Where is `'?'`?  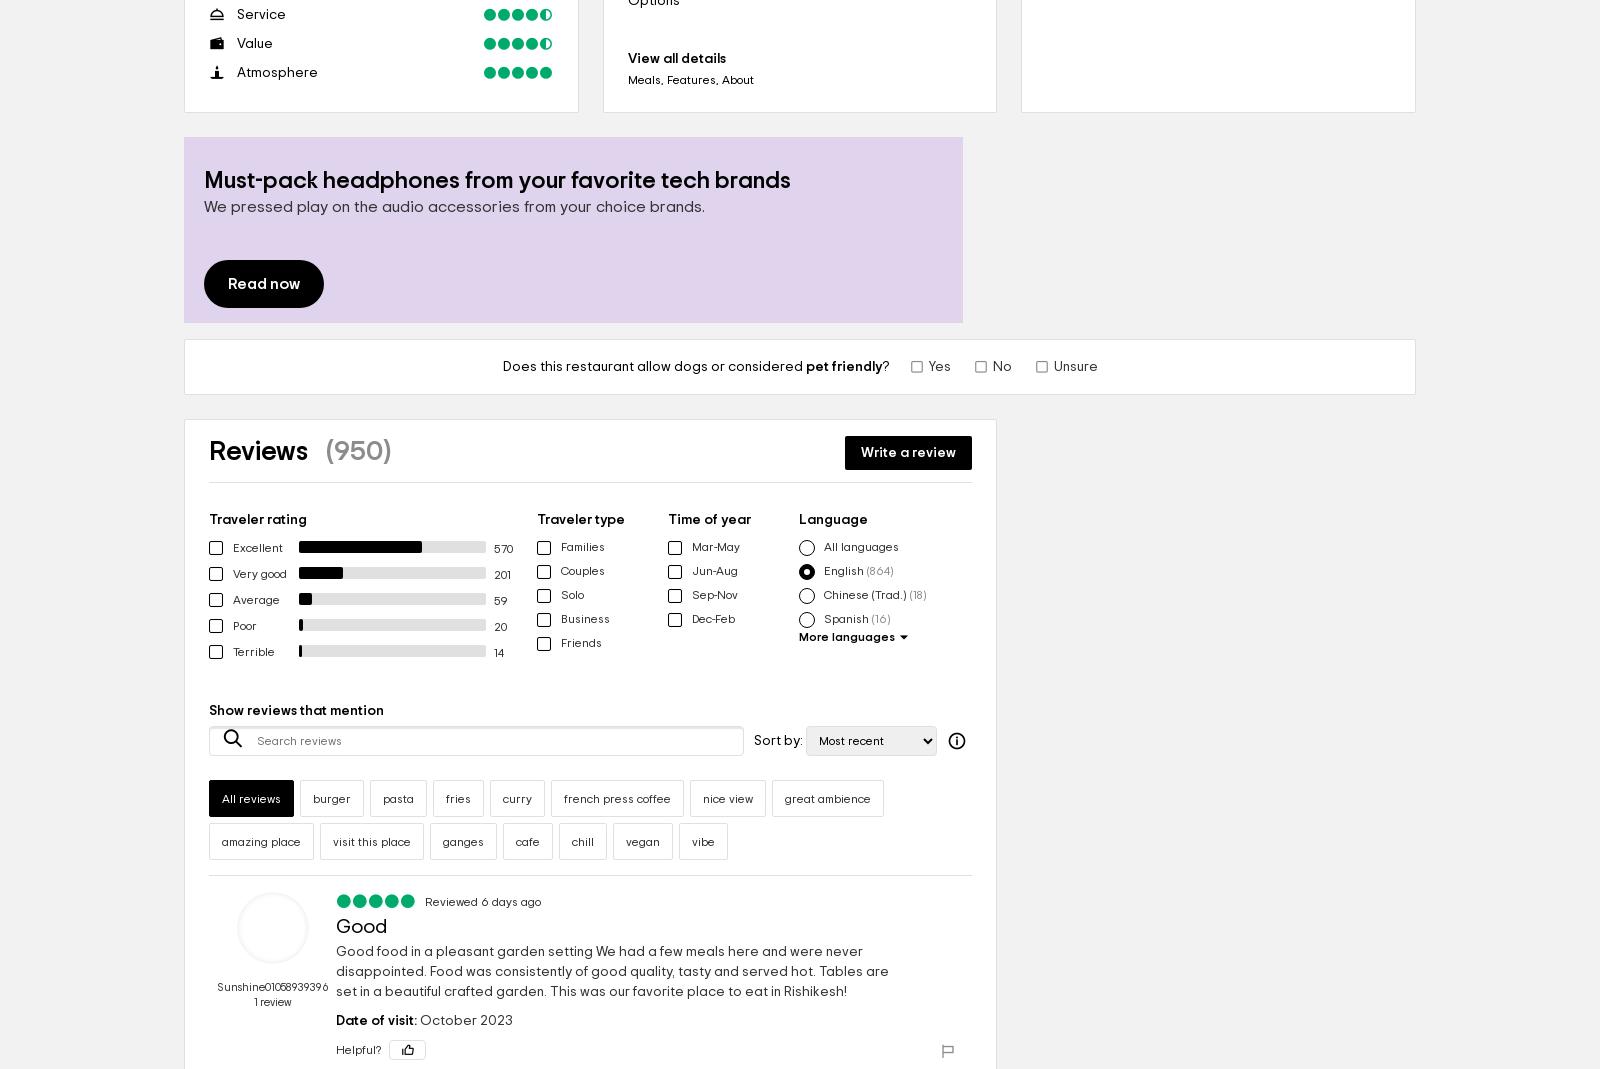 '?' is located at coordinates (883, 366).